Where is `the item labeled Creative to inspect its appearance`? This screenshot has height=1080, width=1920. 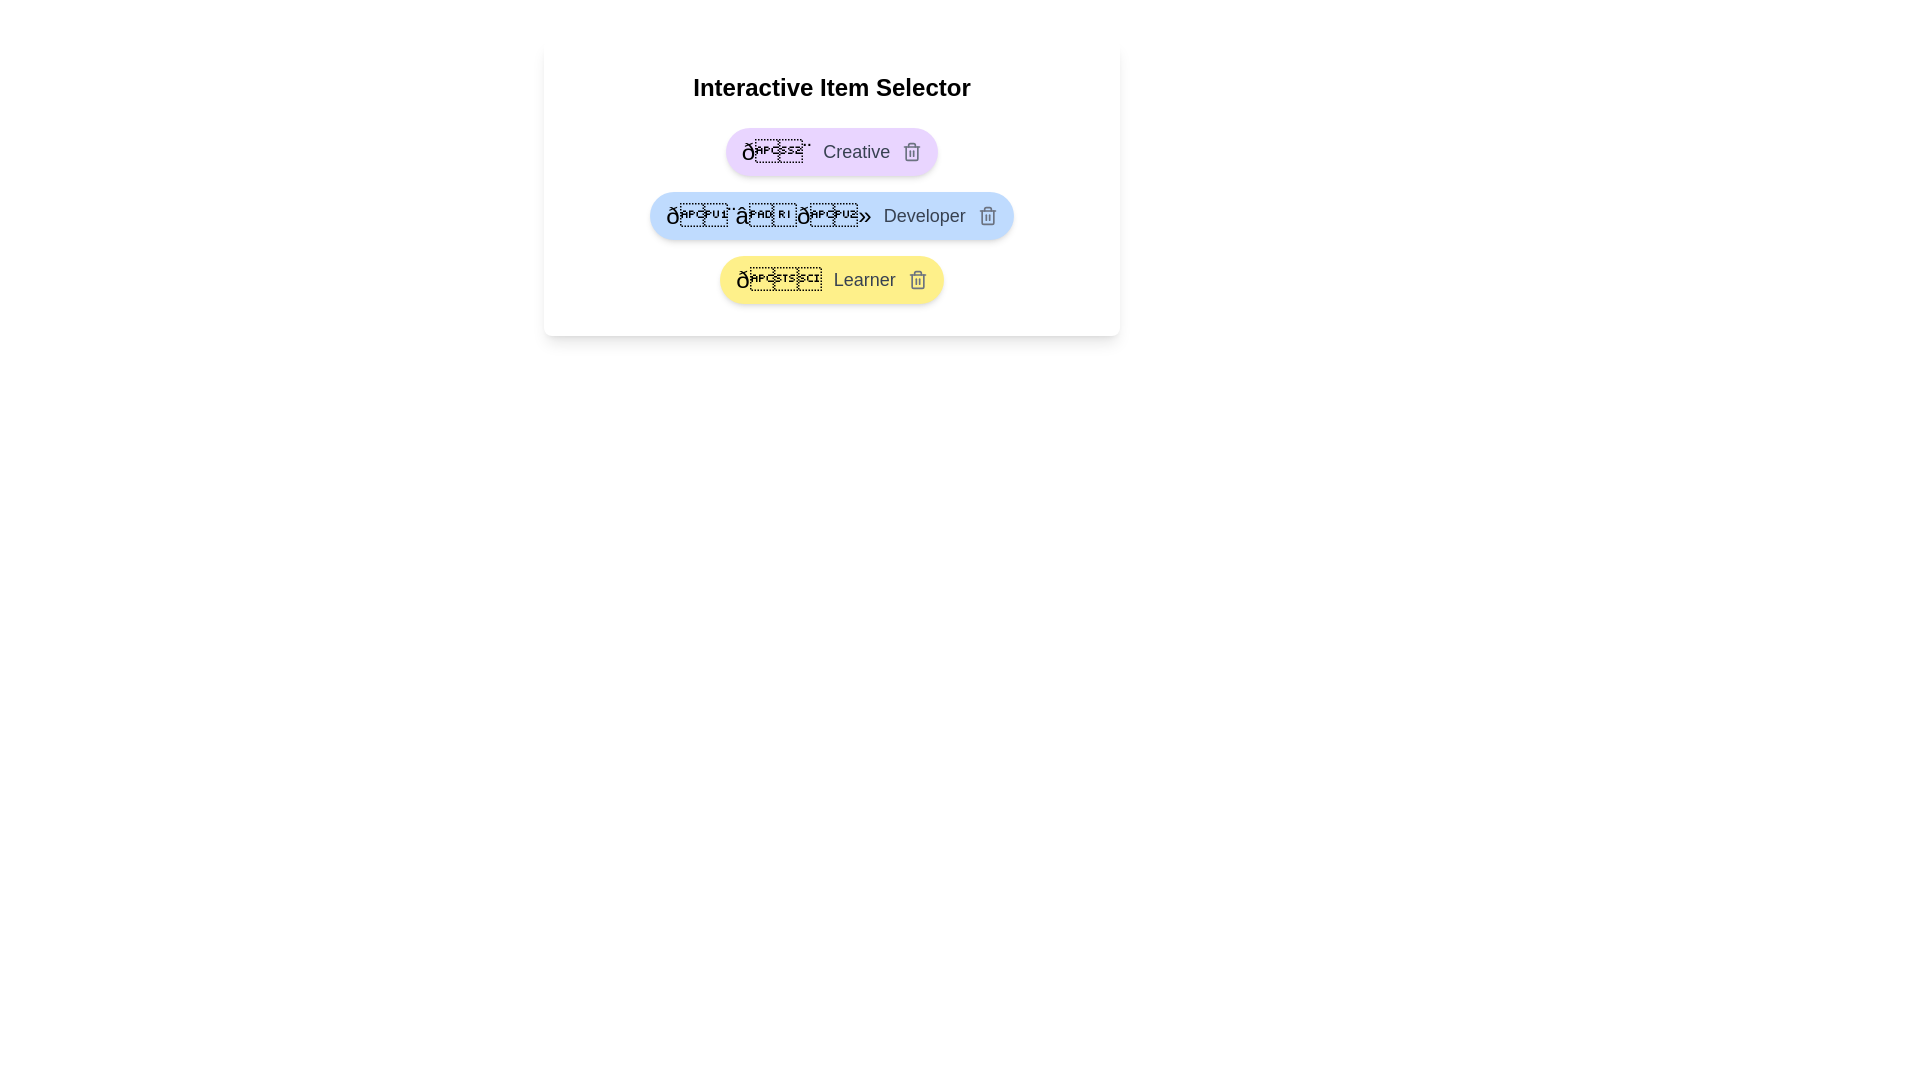 the item labeled Creative to inspect its appearance is located at coordinates (831, 150).